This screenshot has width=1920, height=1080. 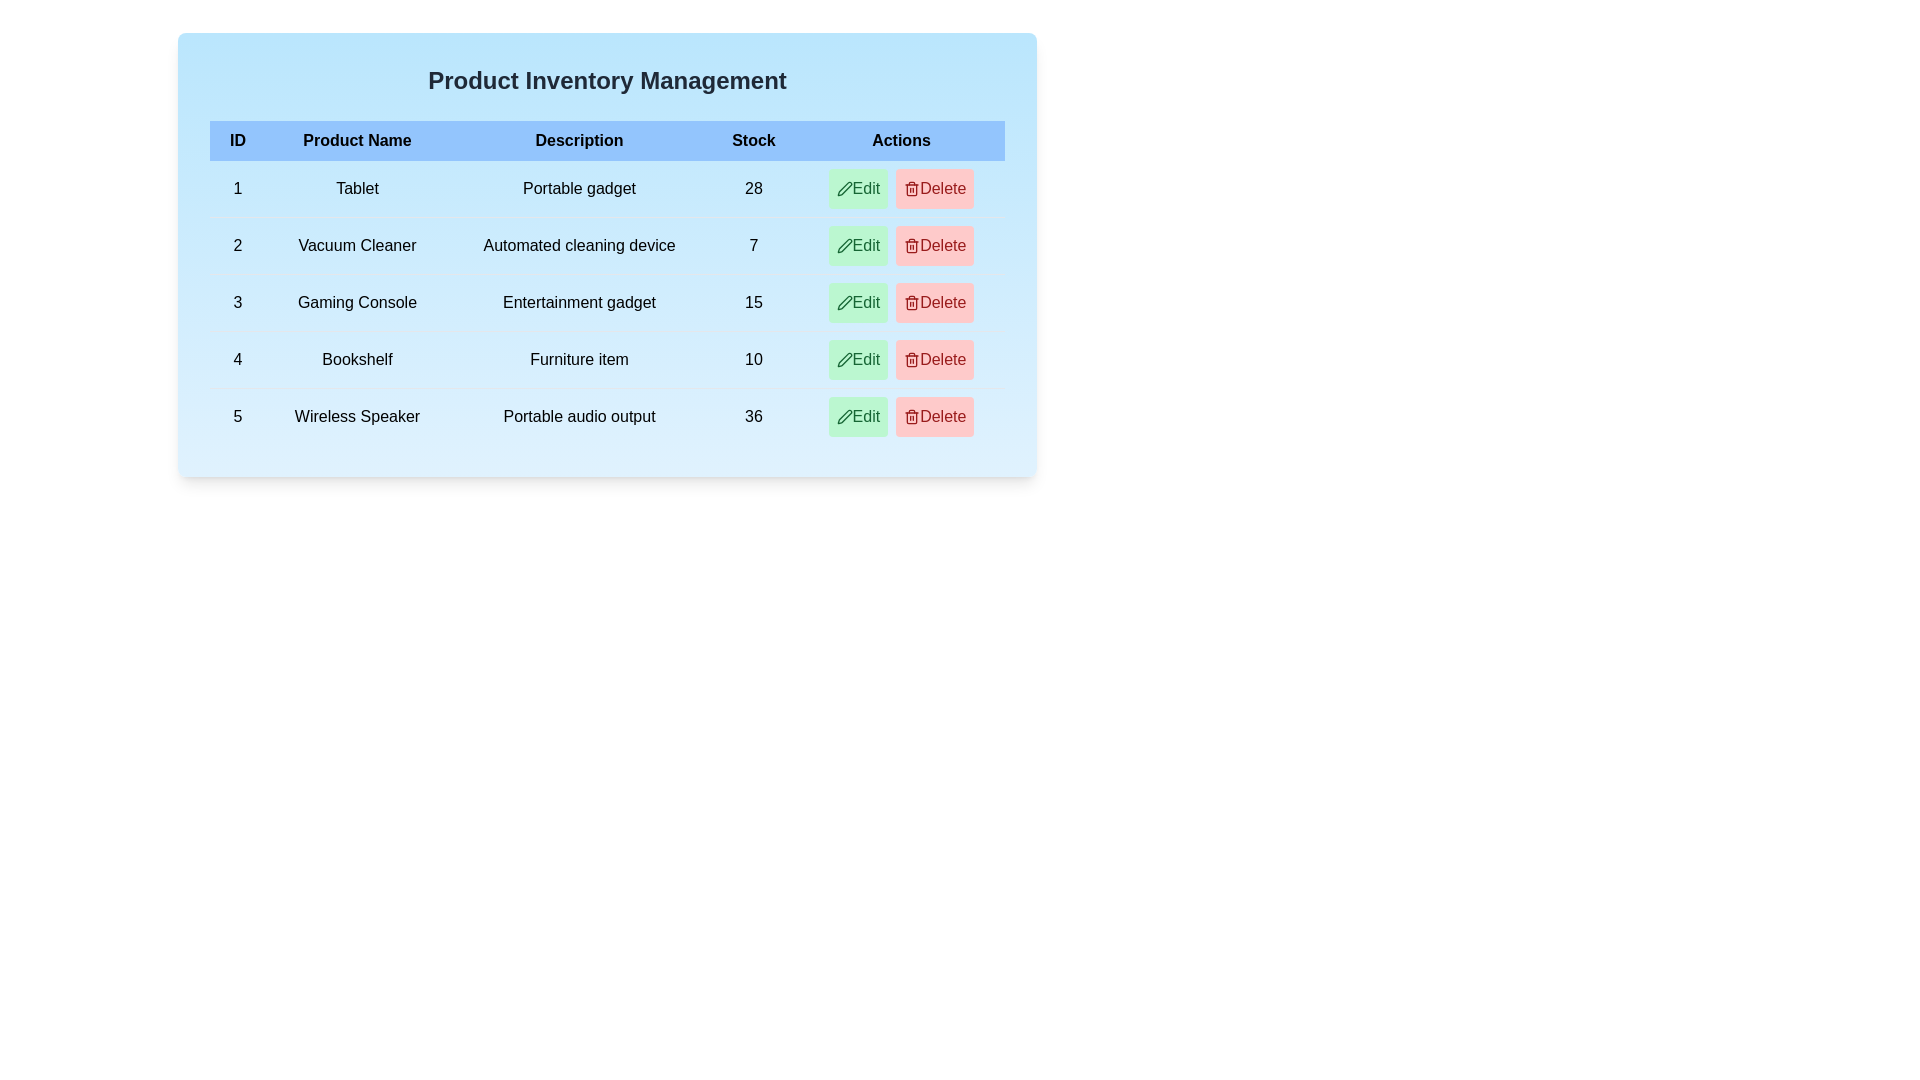 What do you see at coordinates (844, 358) in the screenshot?
I see `the pen icon located in the fourth row of the table under the 'Actions' column within the 'Edit' button, which has a green background` at bounding box center [844, 358].